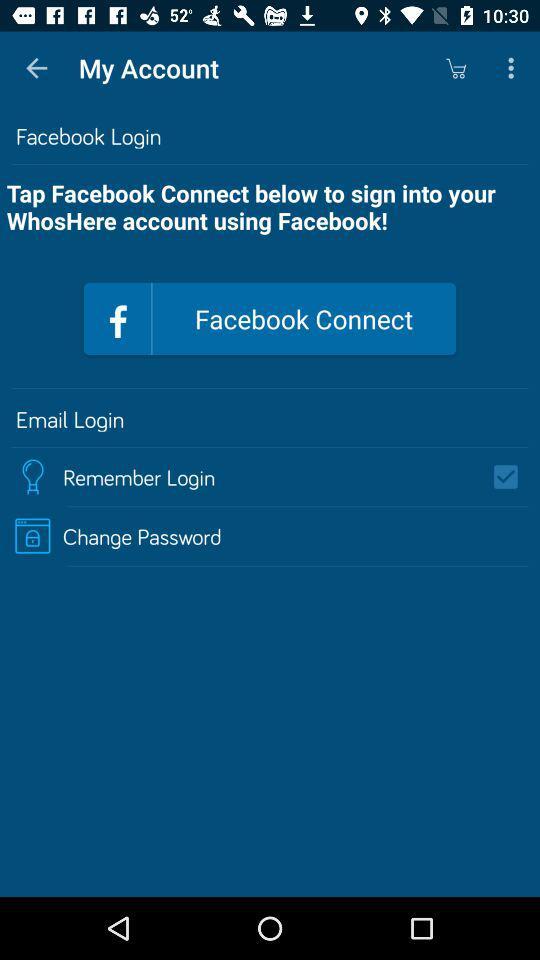  Describe the element at coordinates (512, 477) in the screenshot. I see `unselect` at that location.